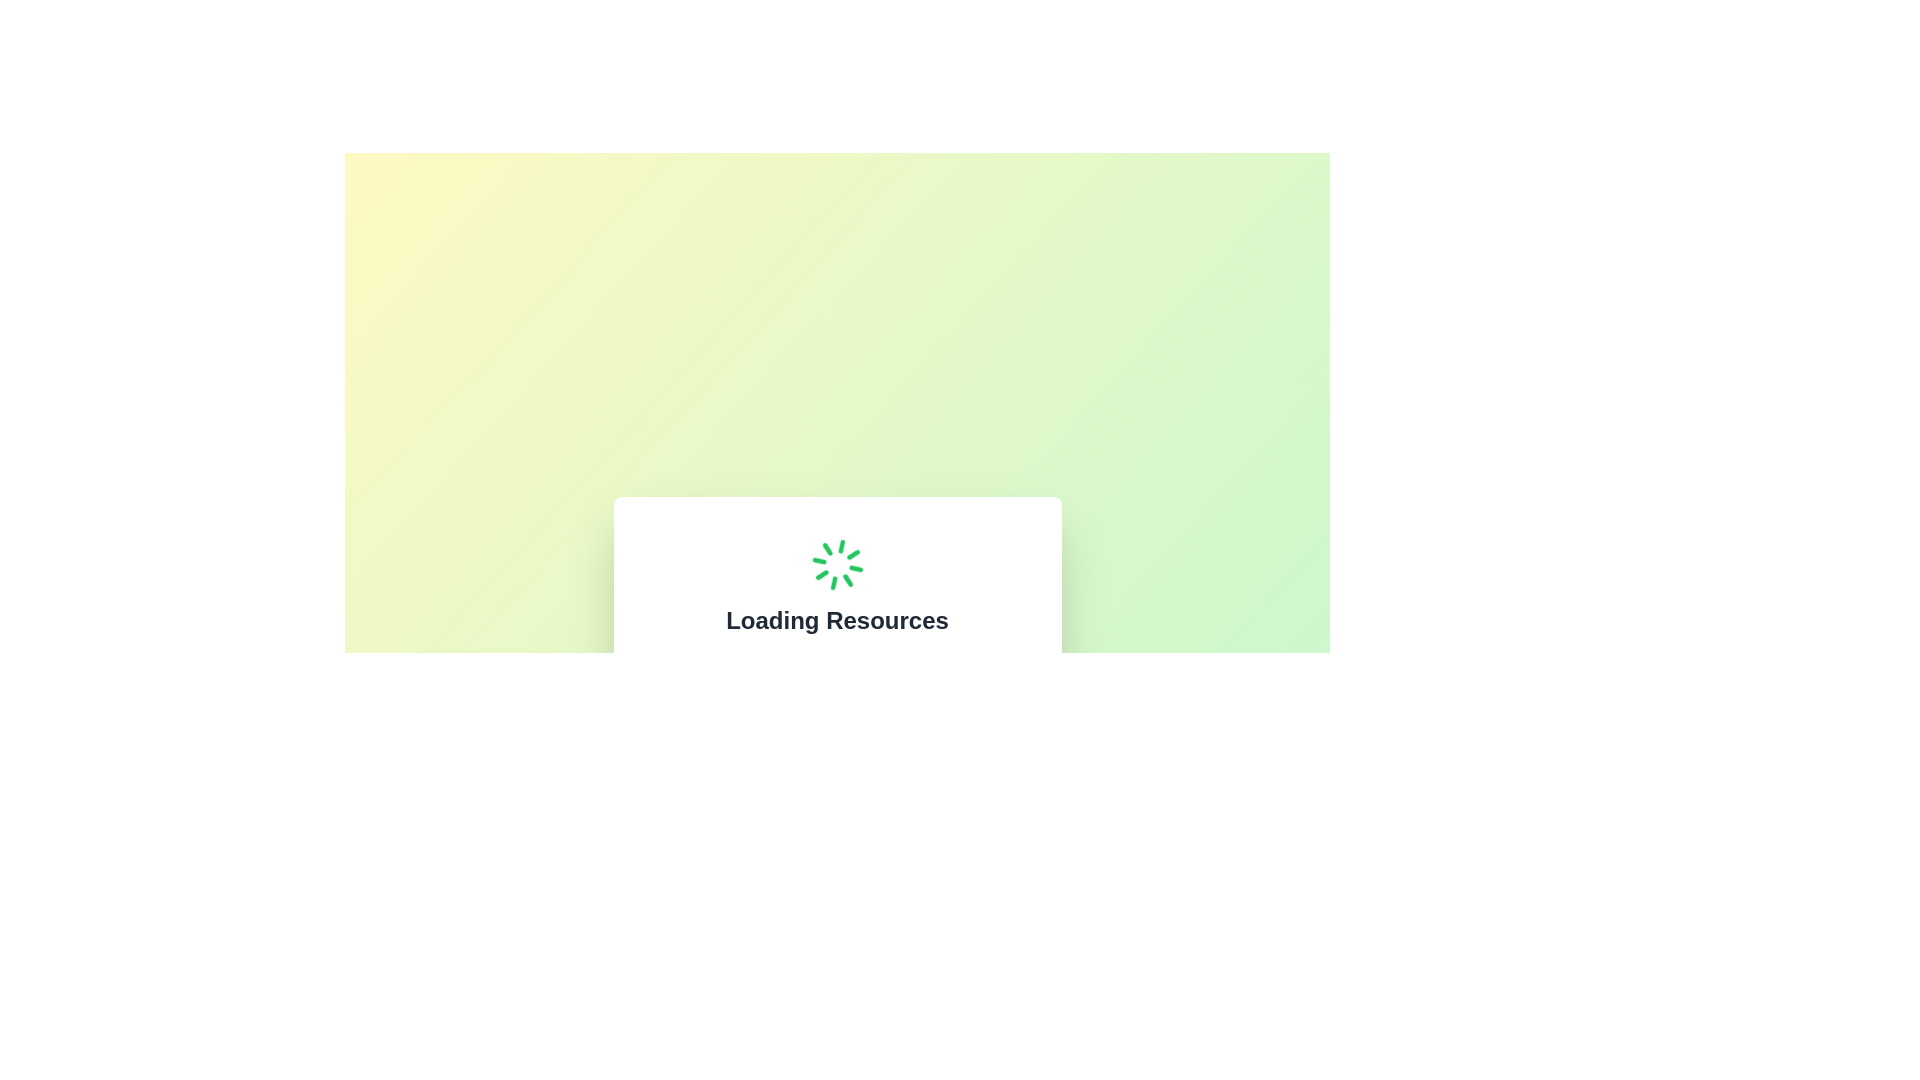 Image resolution: width=1920 pixels, height=1080 pixels. Describe the element at coordinates (837, 564) in the screenshot. I see `the green circular loading spinner animation, which is centrally aligned above the 'Loading Resources' text within a white card overlay` at that location.